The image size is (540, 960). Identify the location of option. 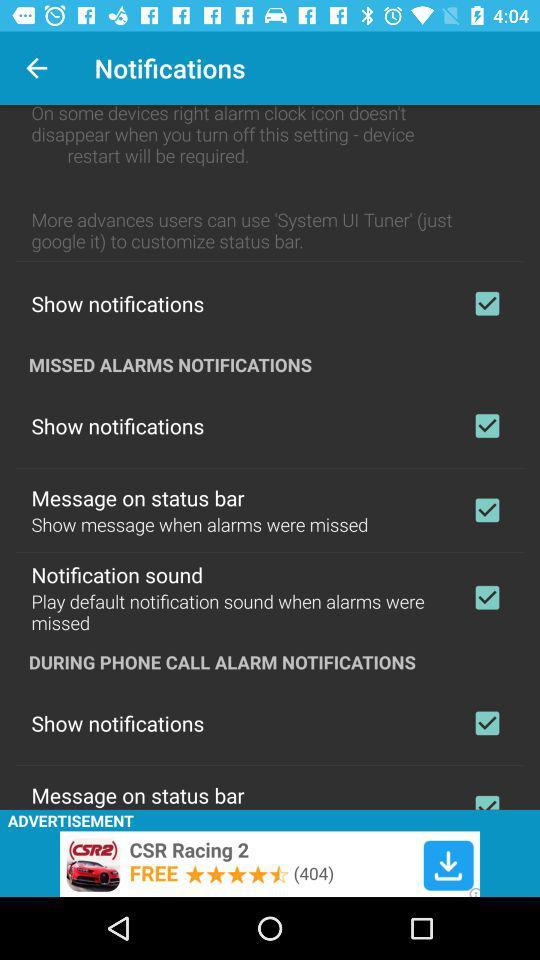
(486, 798).